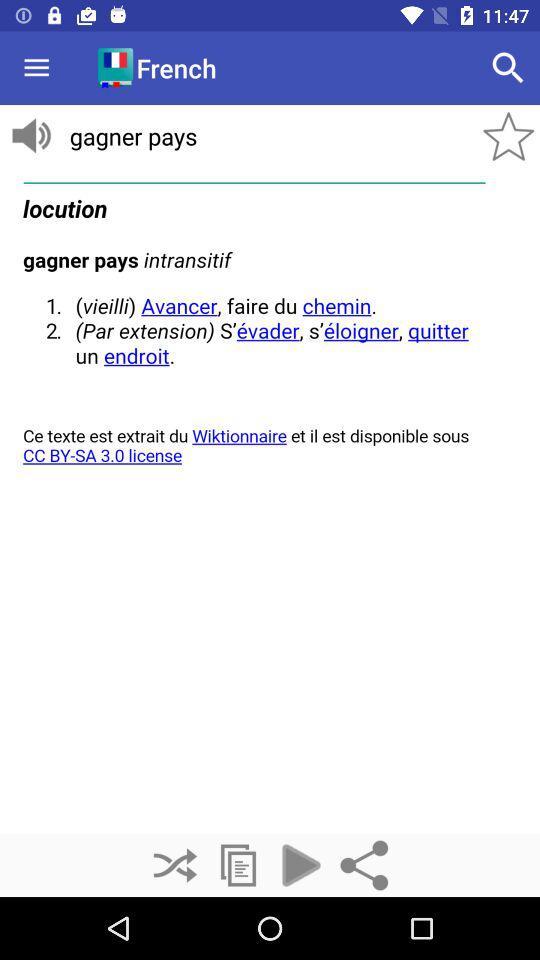 Image resolution: width=540 pixels, height=960 pixels. I want to click on the star icon, so click(508, 135).